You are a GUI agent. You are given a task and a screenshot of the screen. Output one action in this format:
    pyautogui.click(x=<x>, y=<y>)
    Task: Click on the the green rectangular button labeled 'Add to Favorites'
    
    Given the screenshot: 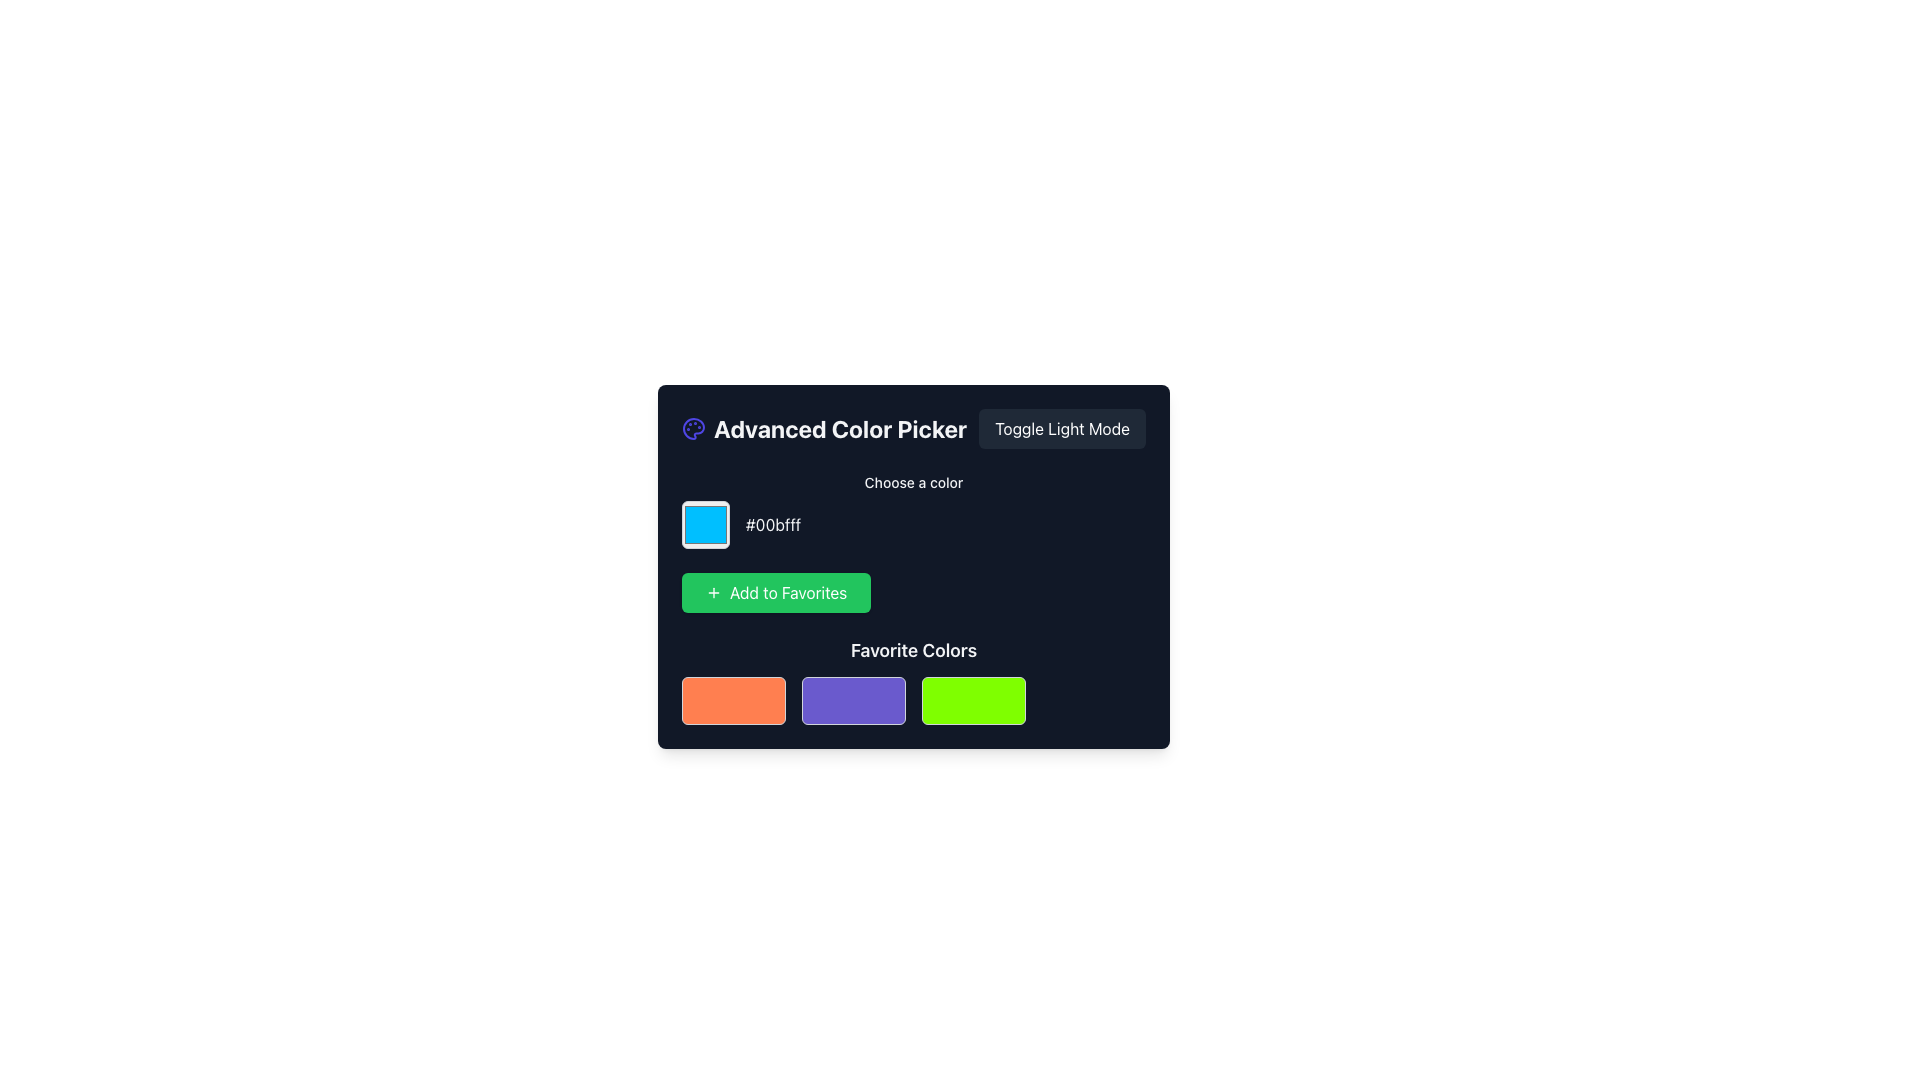 What is the action you would take?
    pyautogui.click(x=775, y=592)
    